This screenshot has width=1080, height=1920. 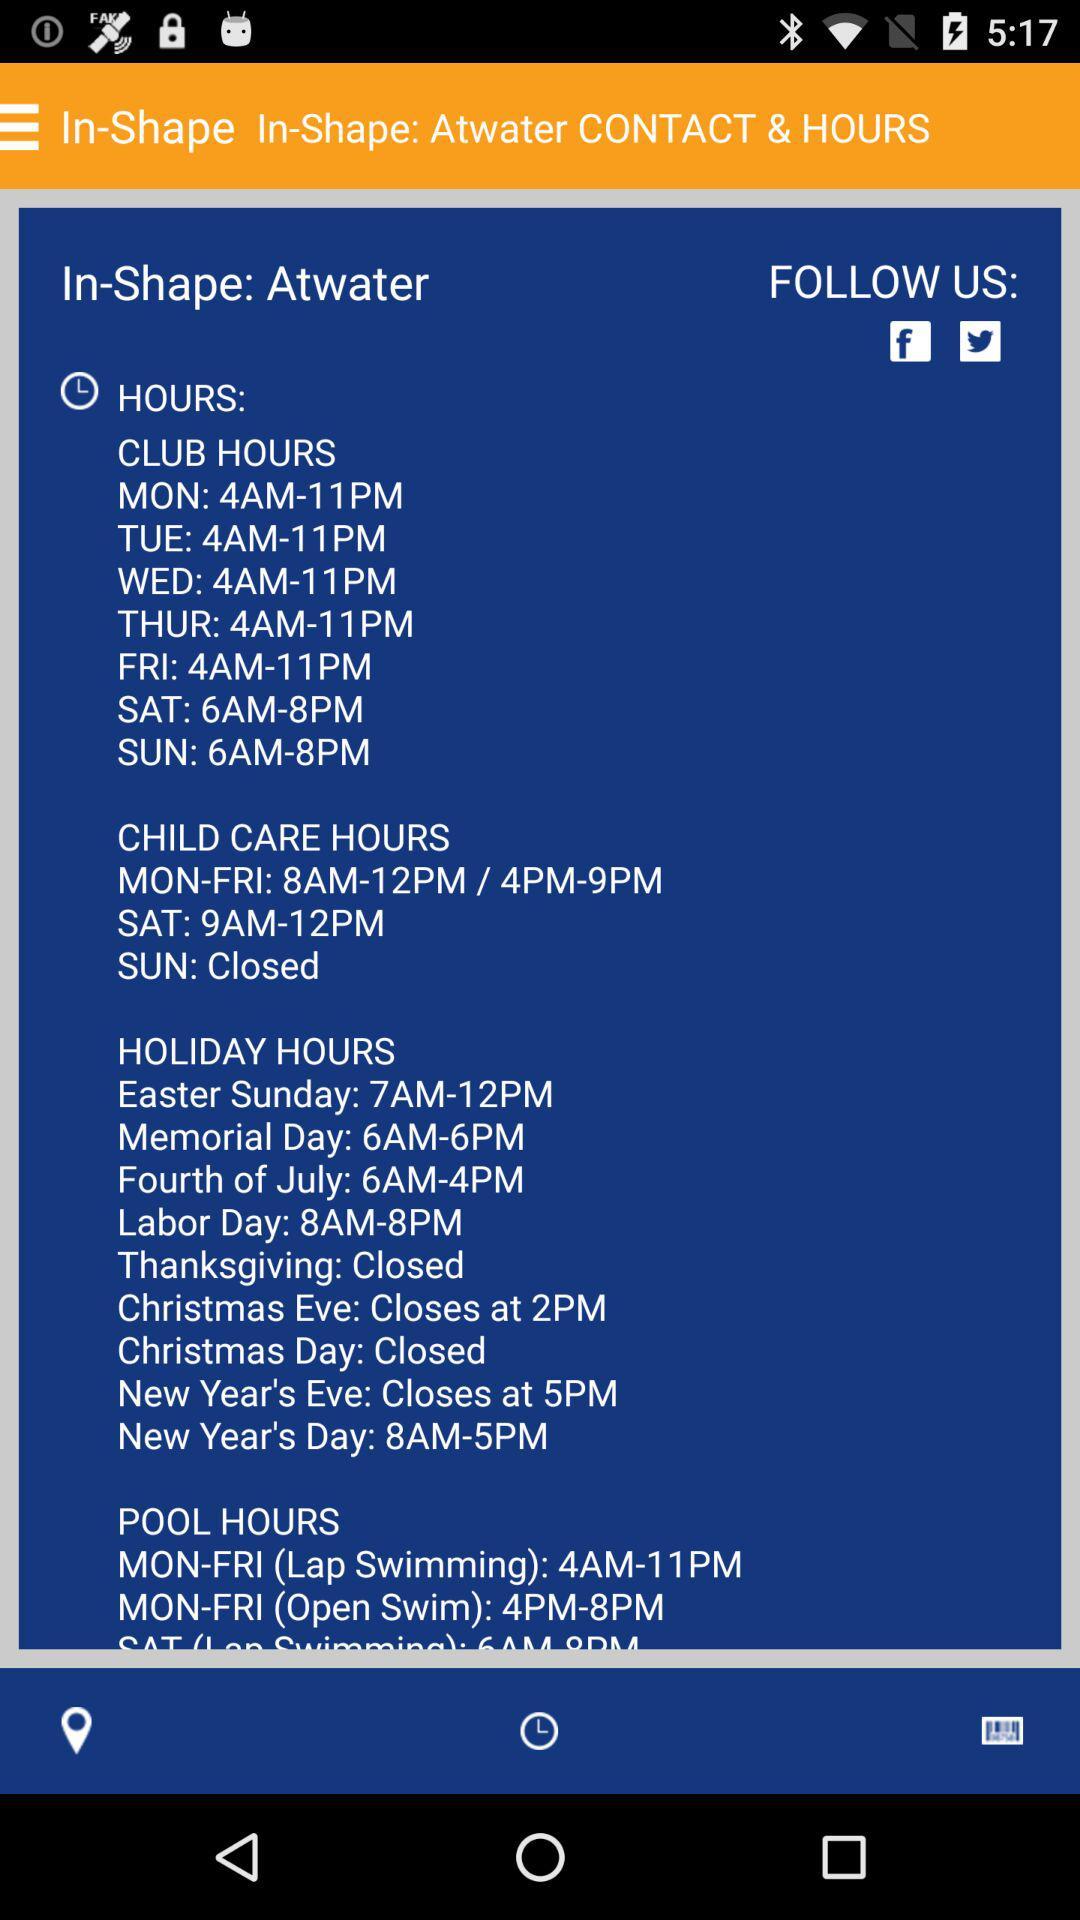 What do you see at coordinates (910, 365) in the screenshot?
I see `the facebook icon` at bounding box center [910, 365].